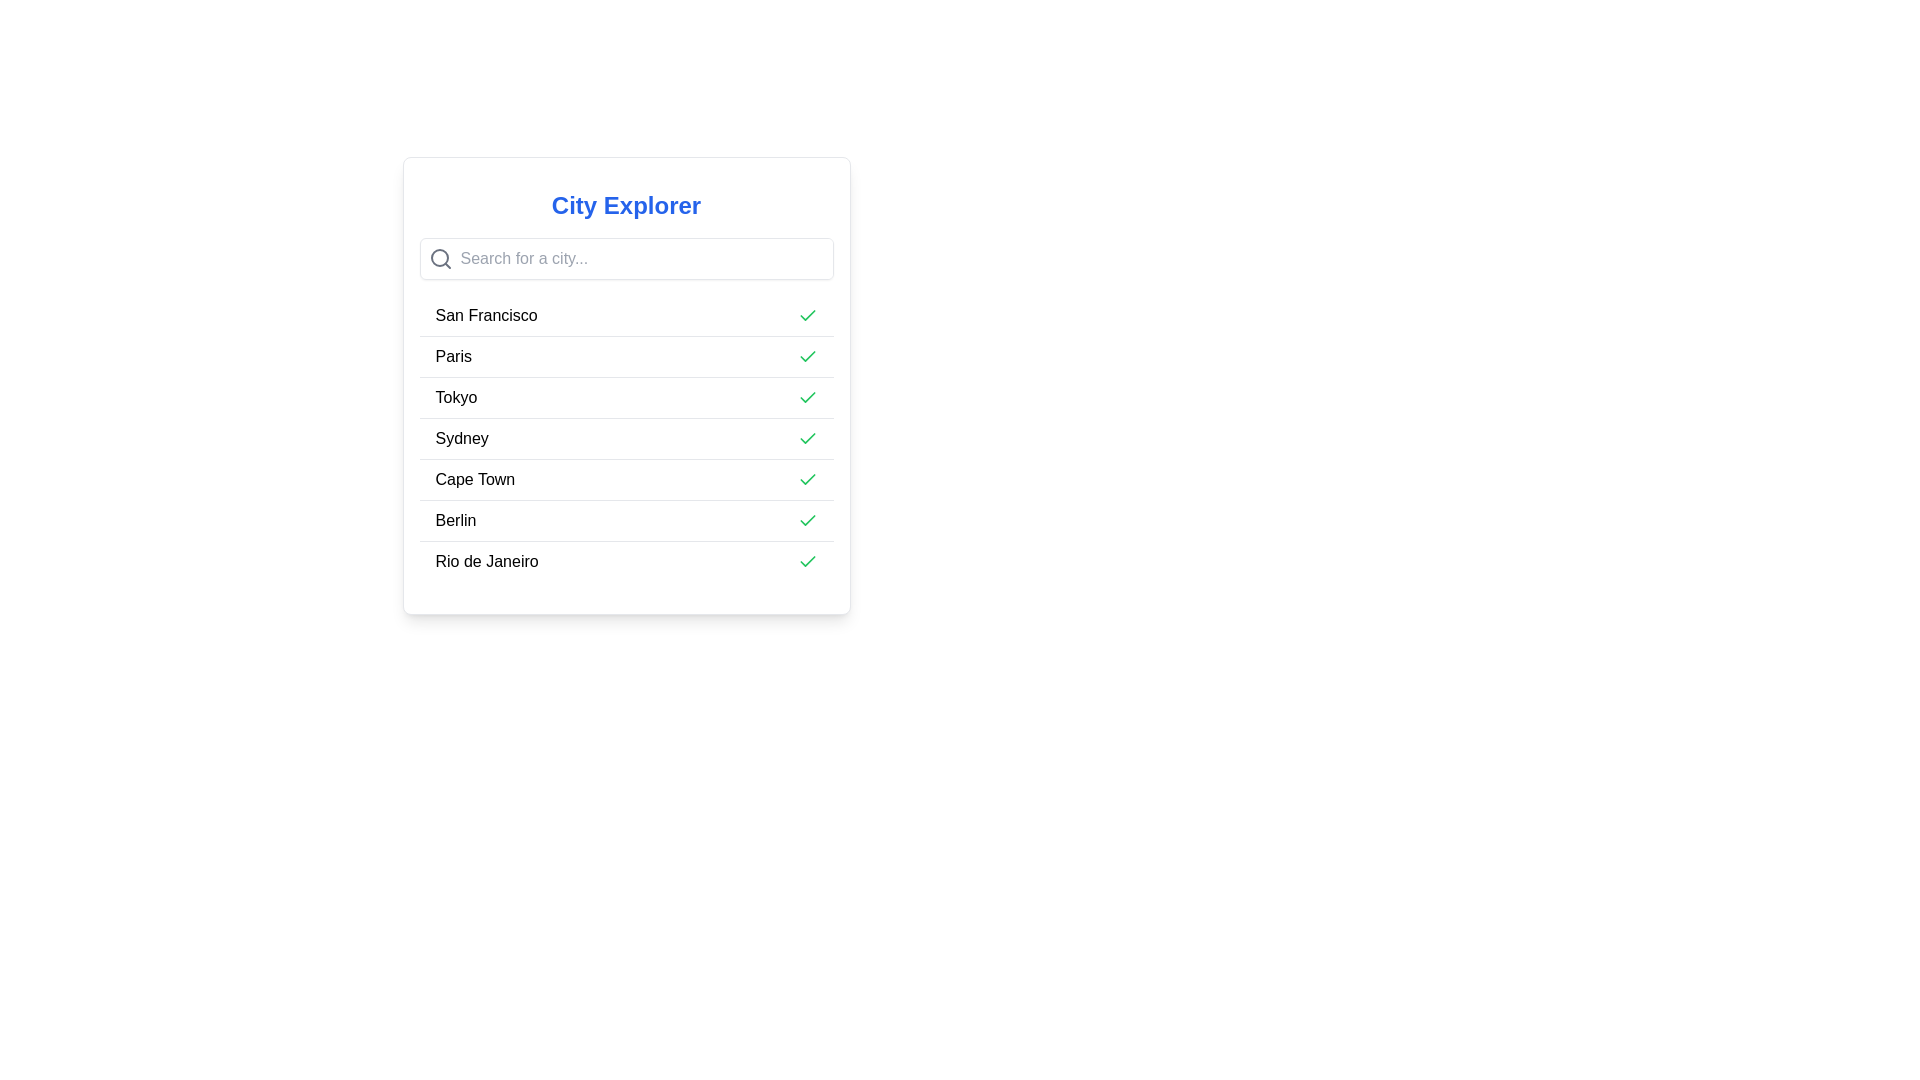  I want to click on the search trigger icon located to the left of the 'Search for a city...' input field, so click(439, 257).